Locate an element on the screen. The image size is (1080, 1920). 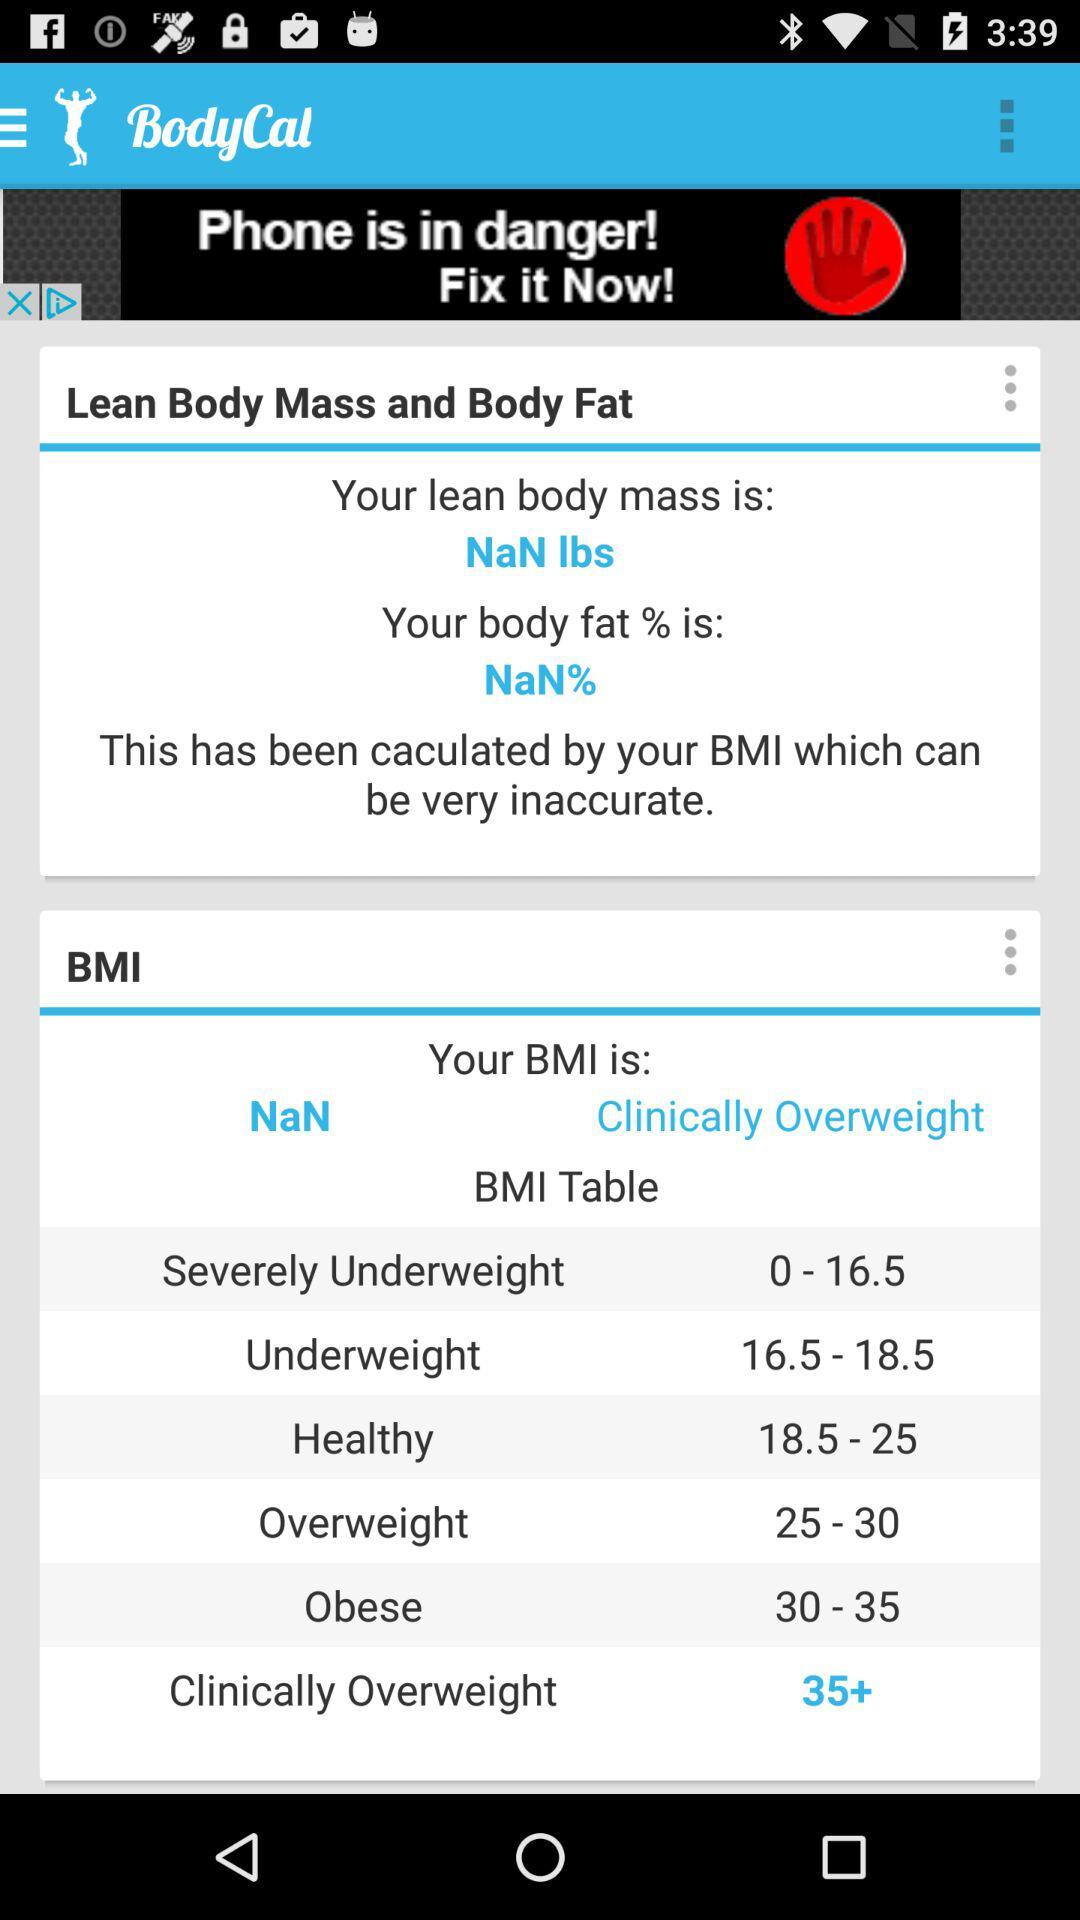
overflow action button is located at coordinates (990, 951).